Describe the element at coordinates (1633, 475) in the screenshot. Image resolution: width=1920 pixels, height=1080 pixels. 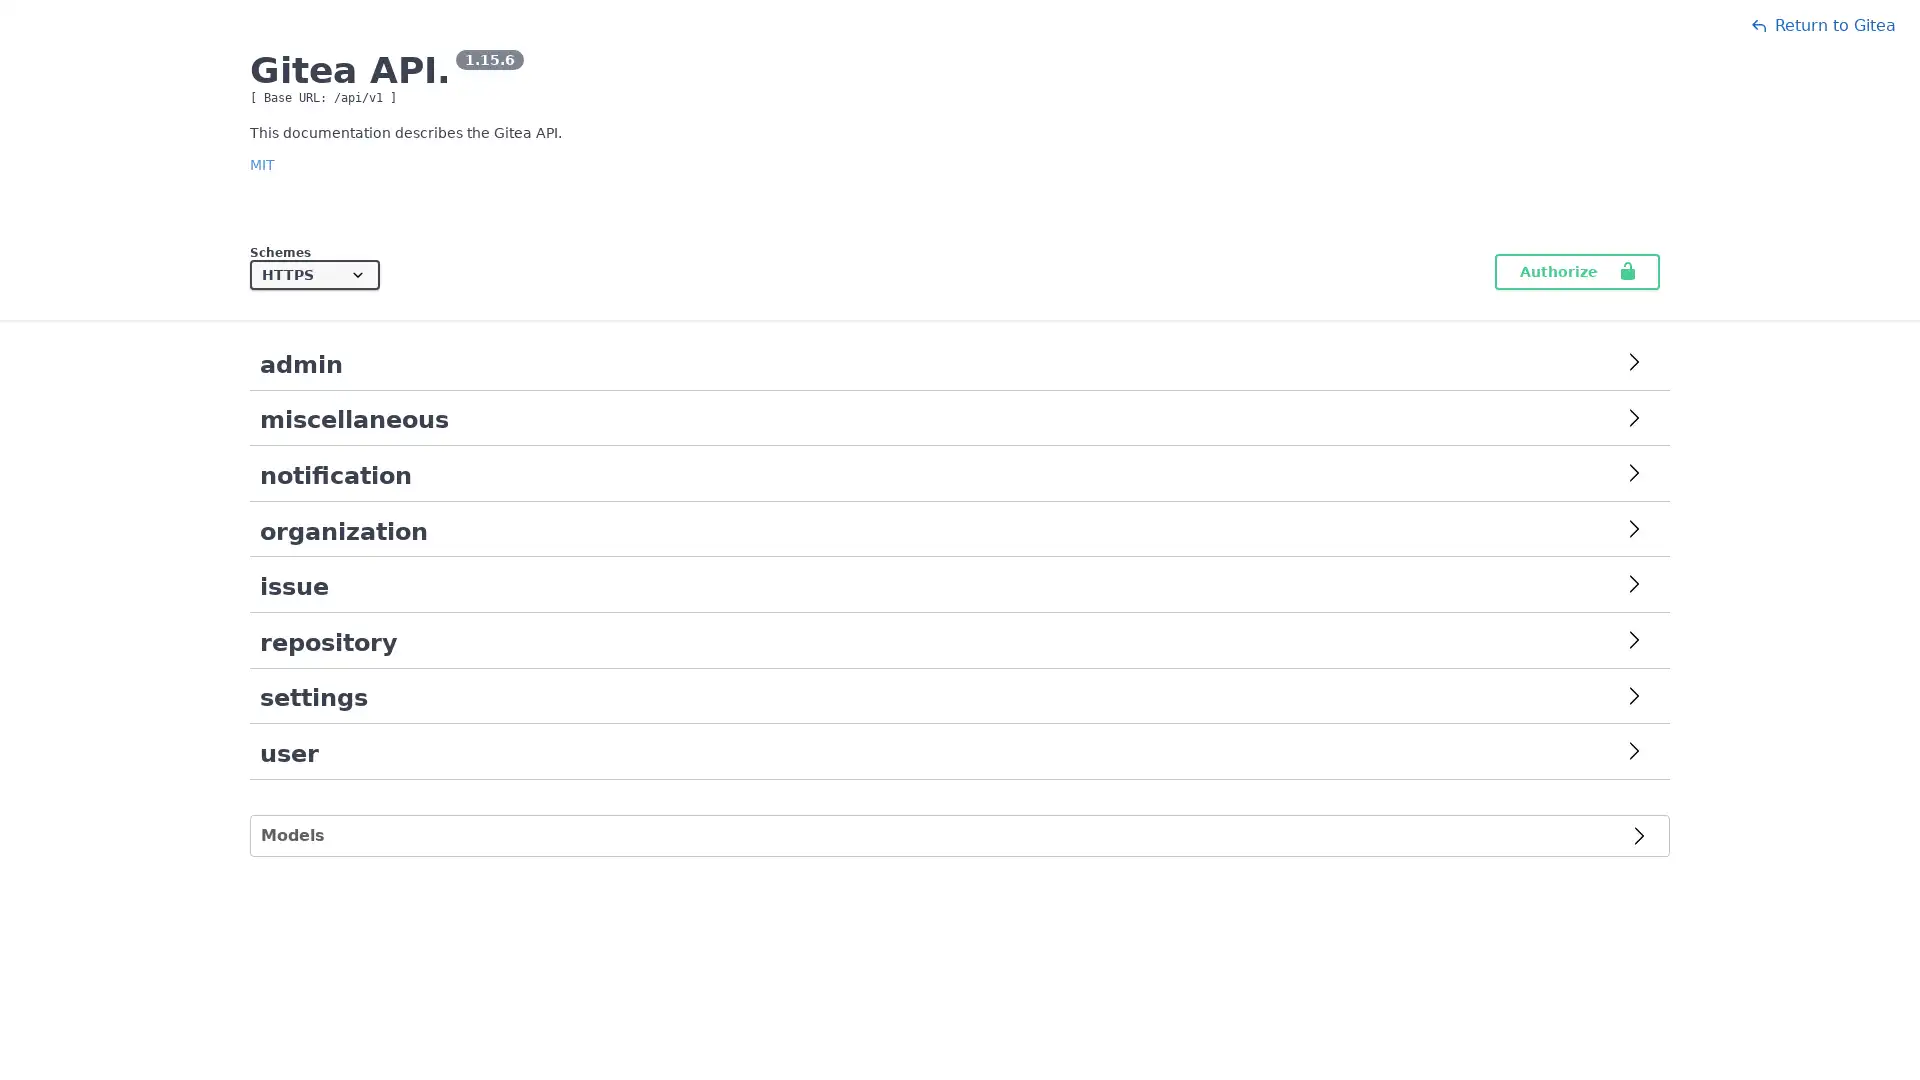
I see `Expand operation` at that location.